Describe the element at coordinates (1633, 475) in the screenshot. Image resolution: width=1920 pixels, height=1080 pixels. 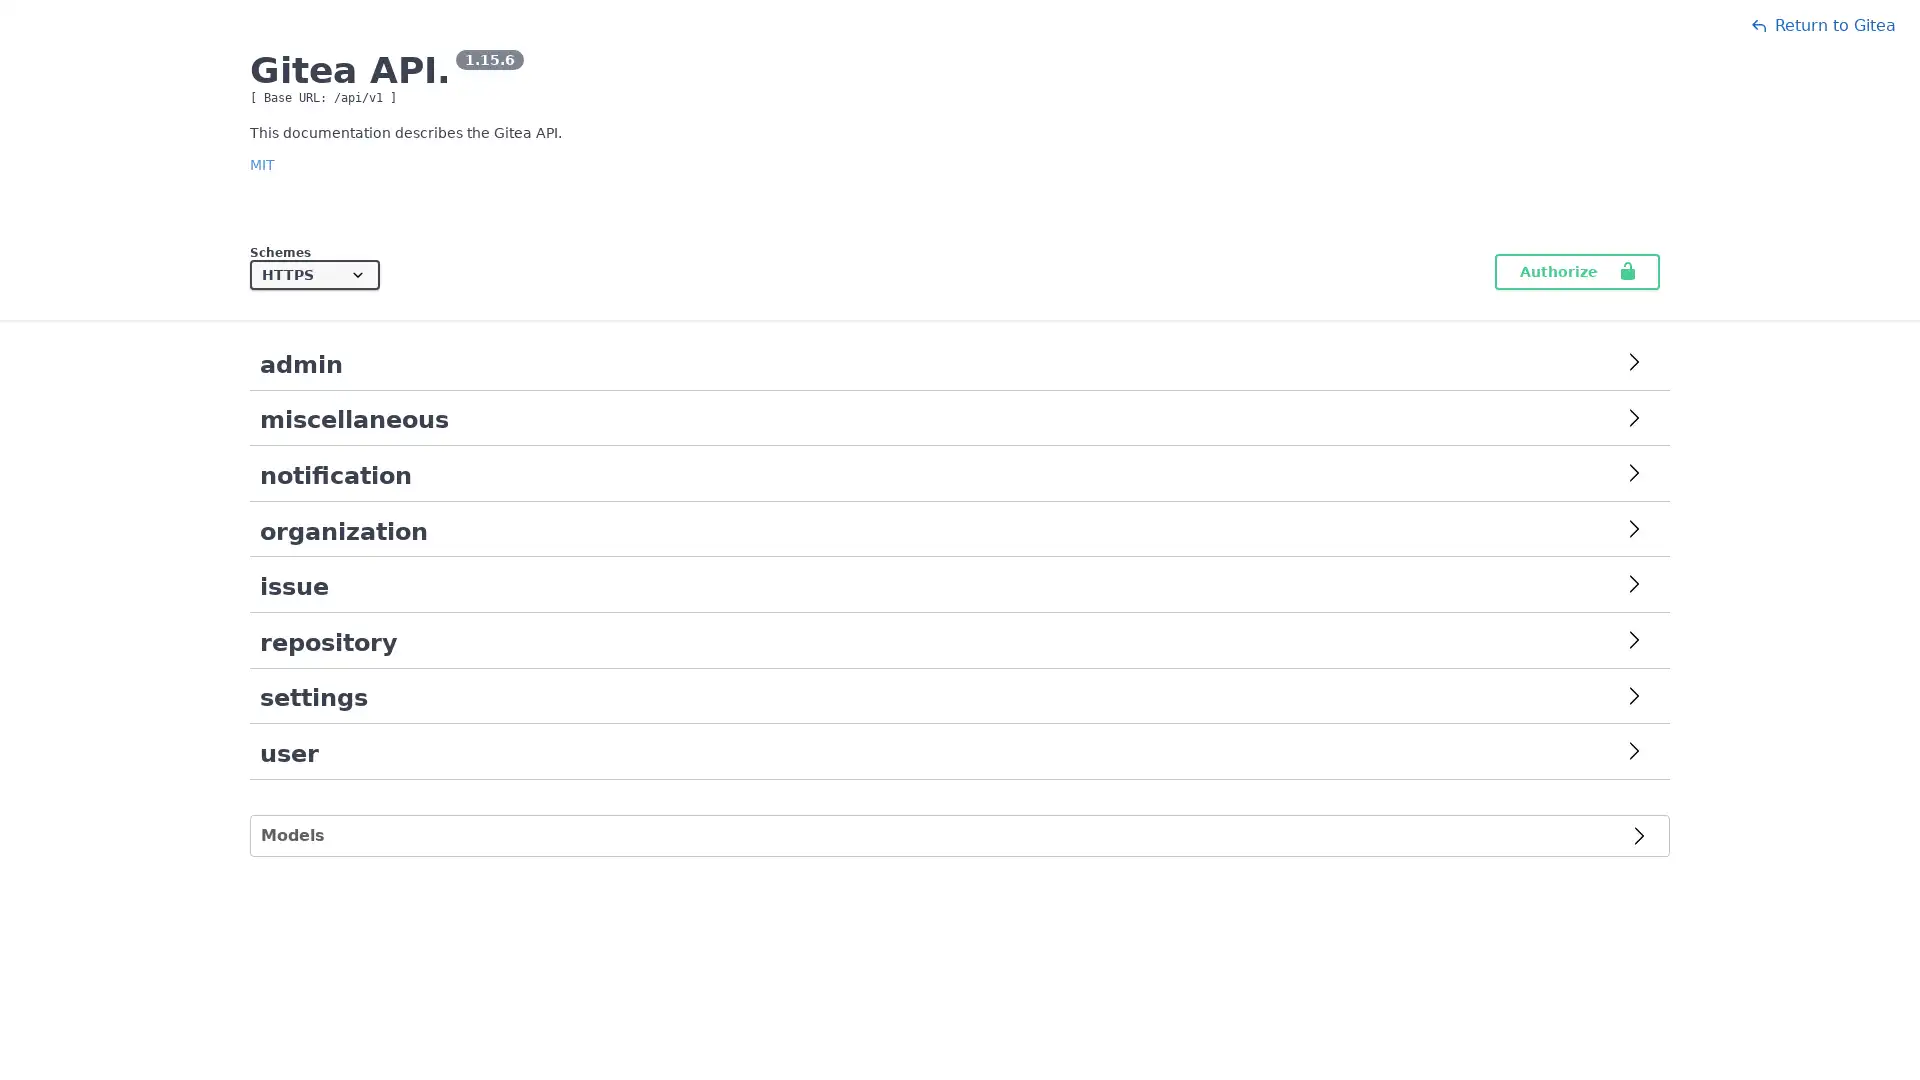
I see `Expand operation` at that location.